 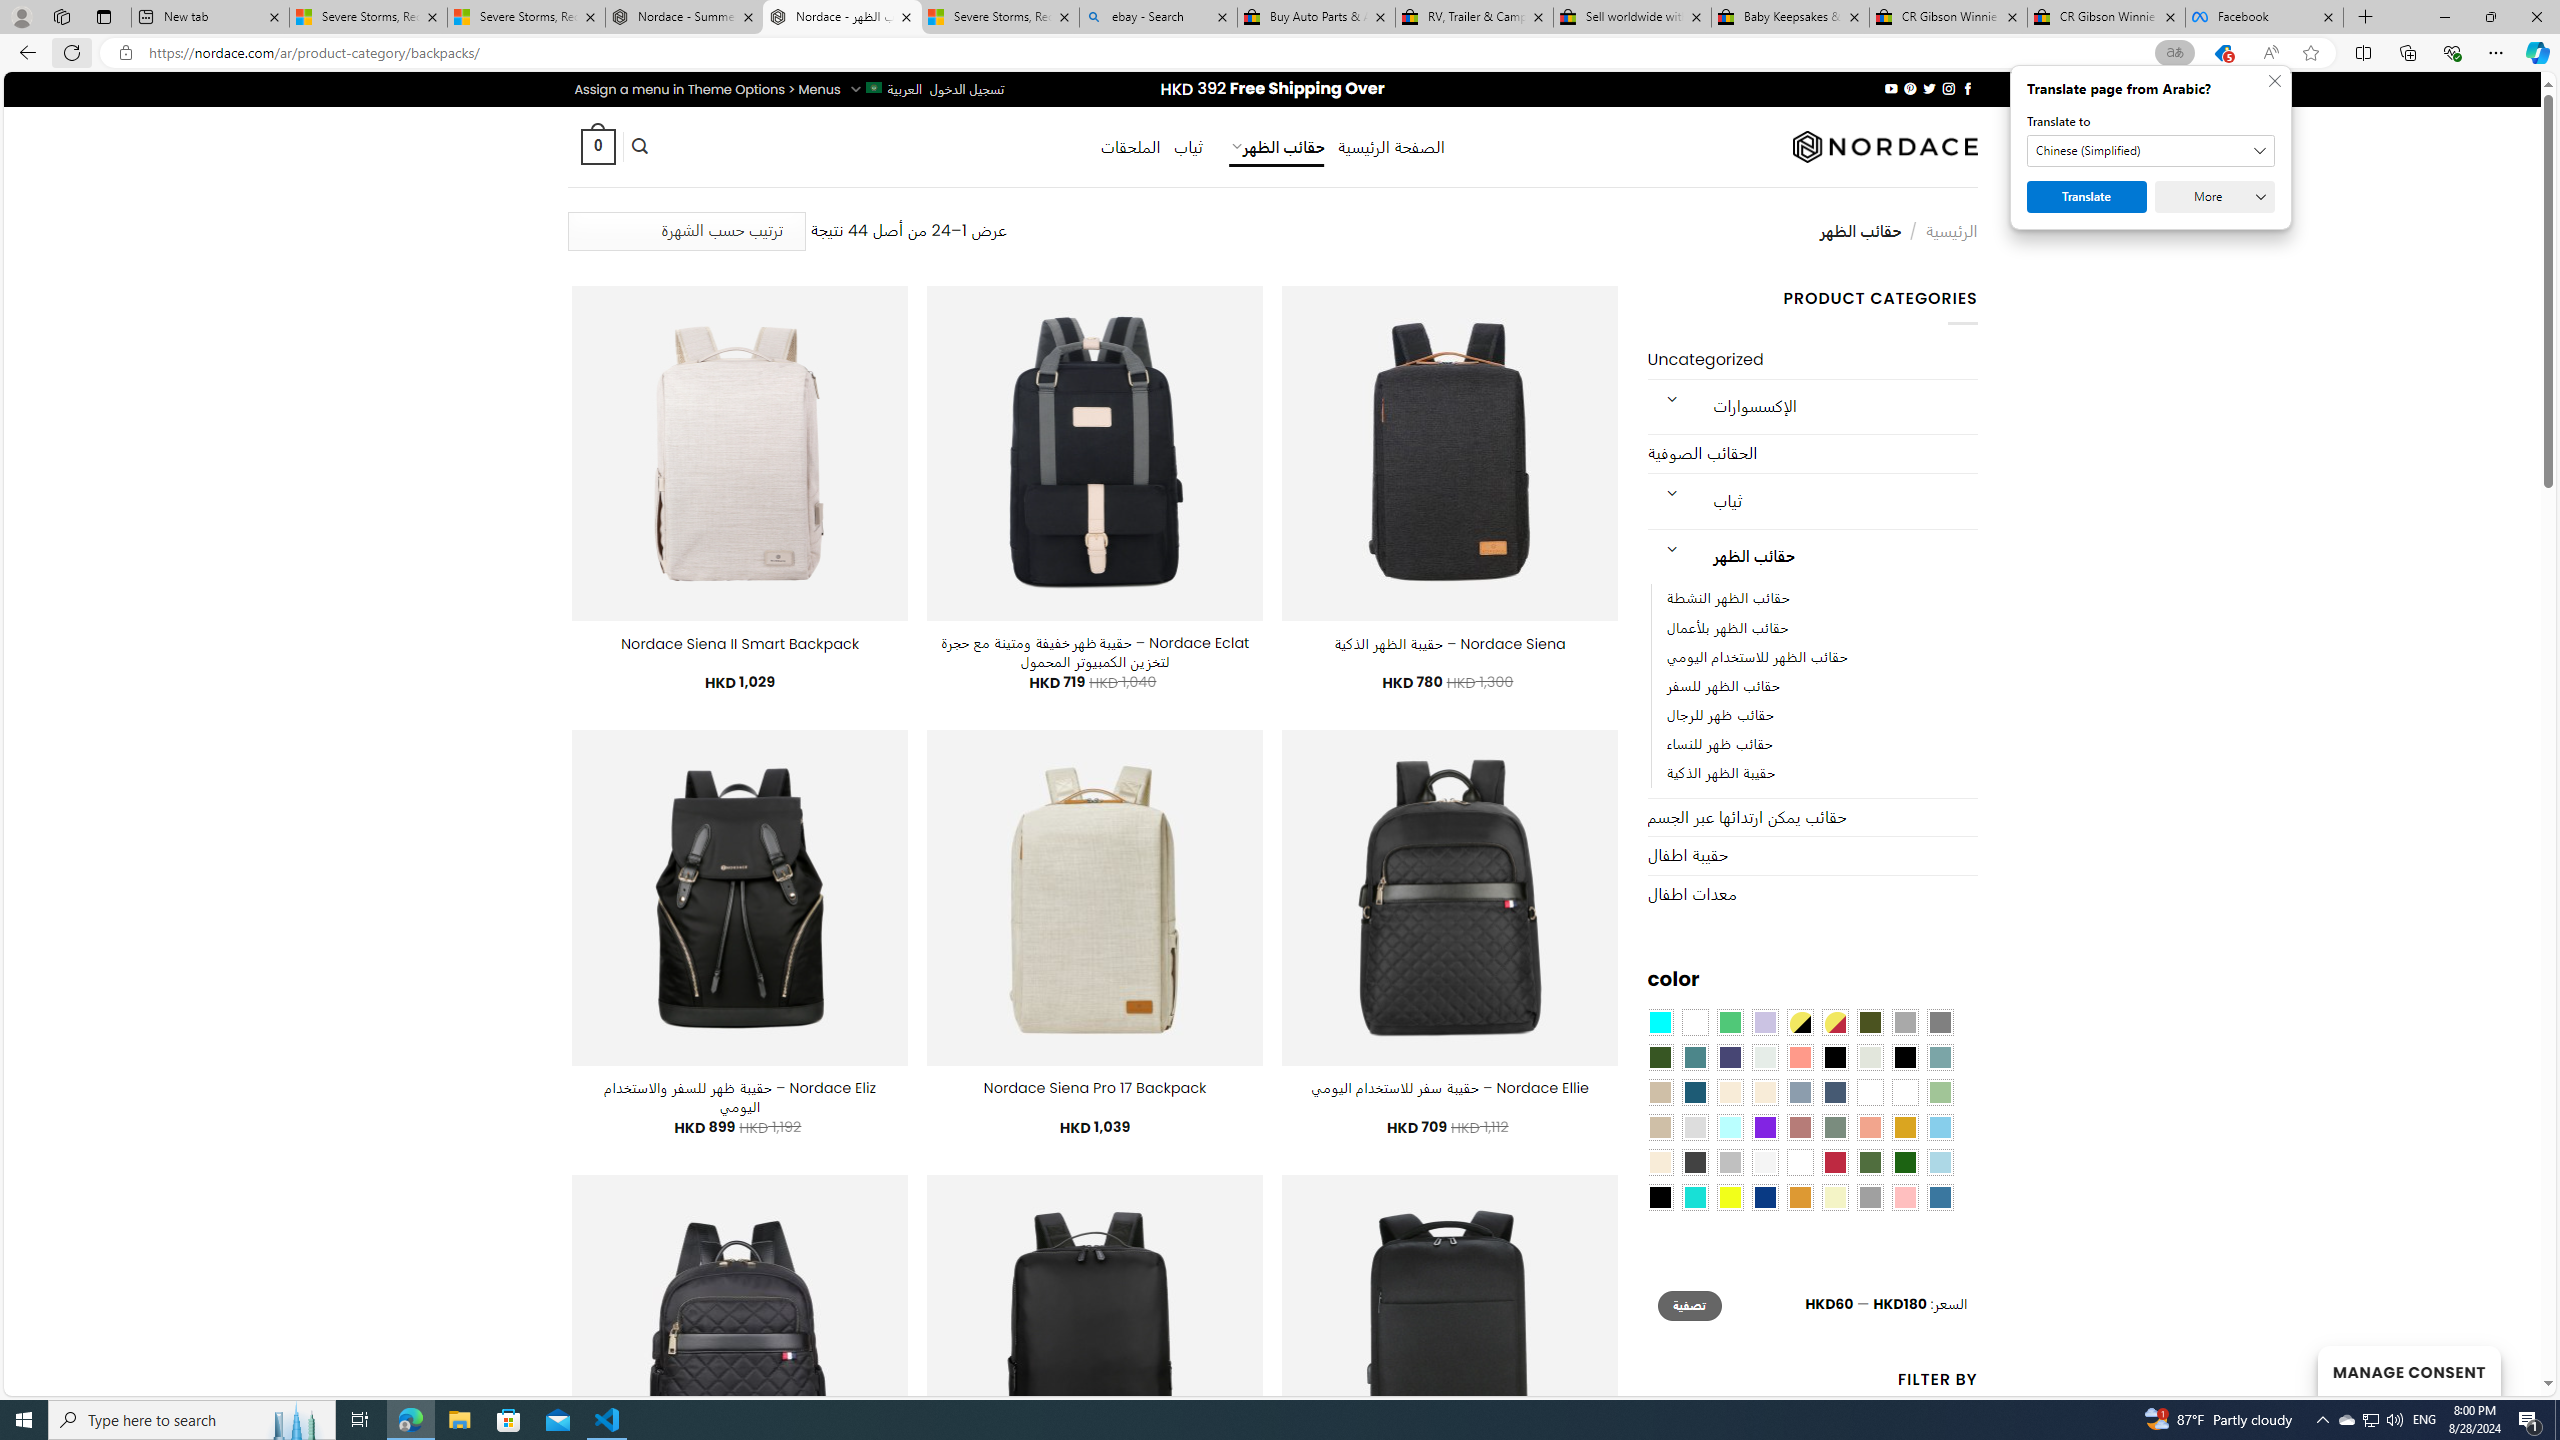 I want to click on 'Yellow-Black', so click(x=1798, y=1022).